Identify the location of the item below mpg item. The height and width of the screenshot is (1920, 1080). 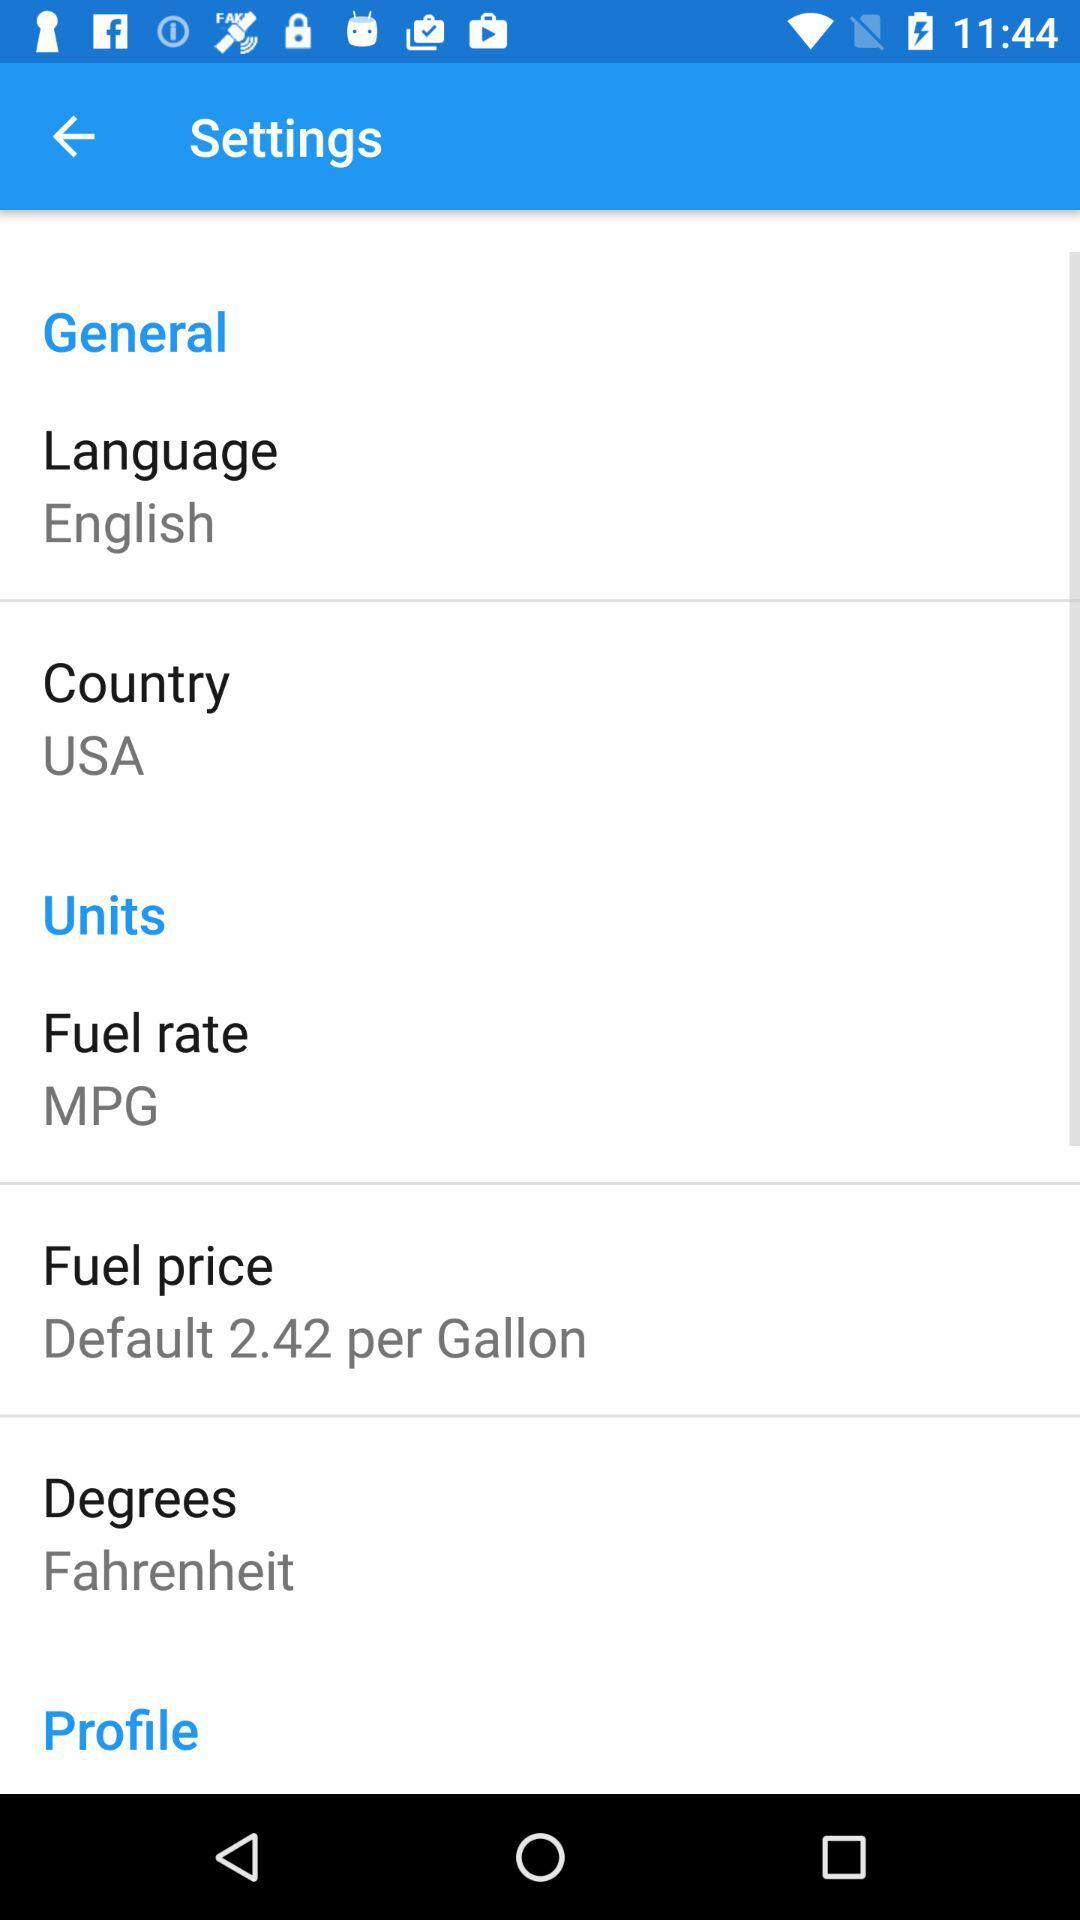
(156, 1262).